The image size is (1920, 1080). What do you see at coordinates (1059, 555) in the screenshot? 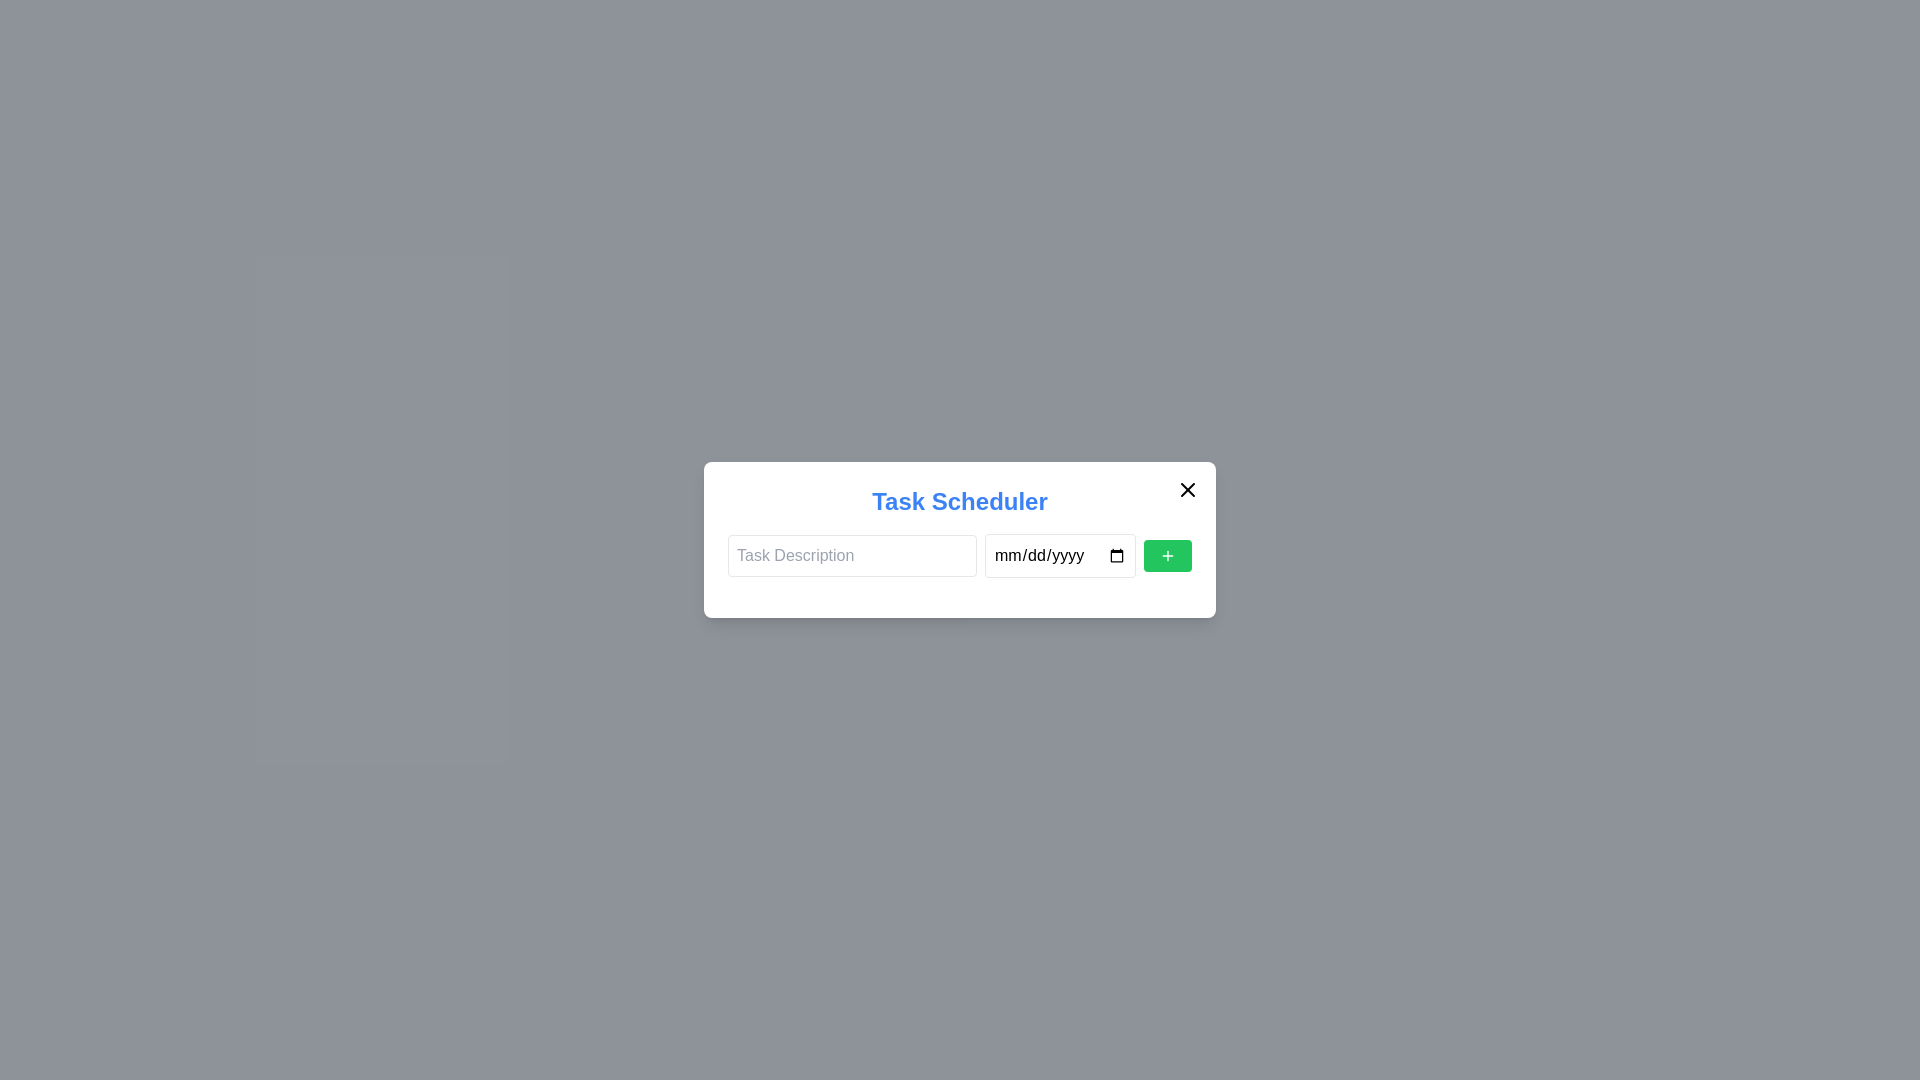
I see `the Date input field located below the 'Task Scheduler' header, positioned between a text input field on the left and a green button on the right` at bounding box center [1059, 555].